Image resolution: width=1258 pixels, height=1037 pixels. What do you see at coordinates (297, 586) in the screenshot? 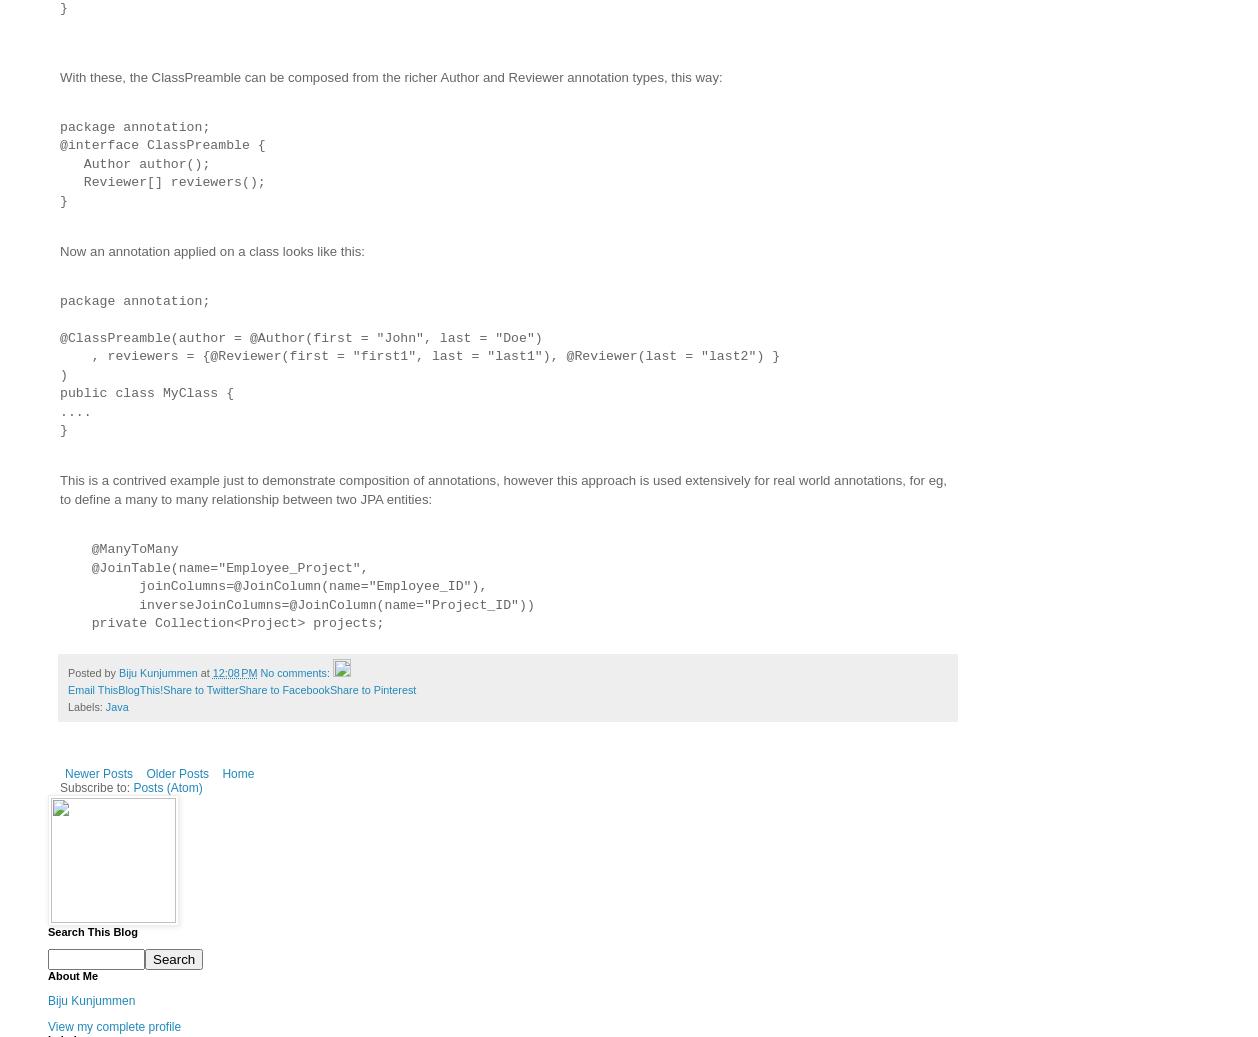
I see `'@ManyToMany
    @JoinTable(name="Employee_Project",
          joinColumns=@JoinColumn(name="Employee_ID"),
          inverseJoinColumns=@JoinColumn(name="Project_ID"))
    private Collection<Project> projects;'` at bounding box center [297, 586].